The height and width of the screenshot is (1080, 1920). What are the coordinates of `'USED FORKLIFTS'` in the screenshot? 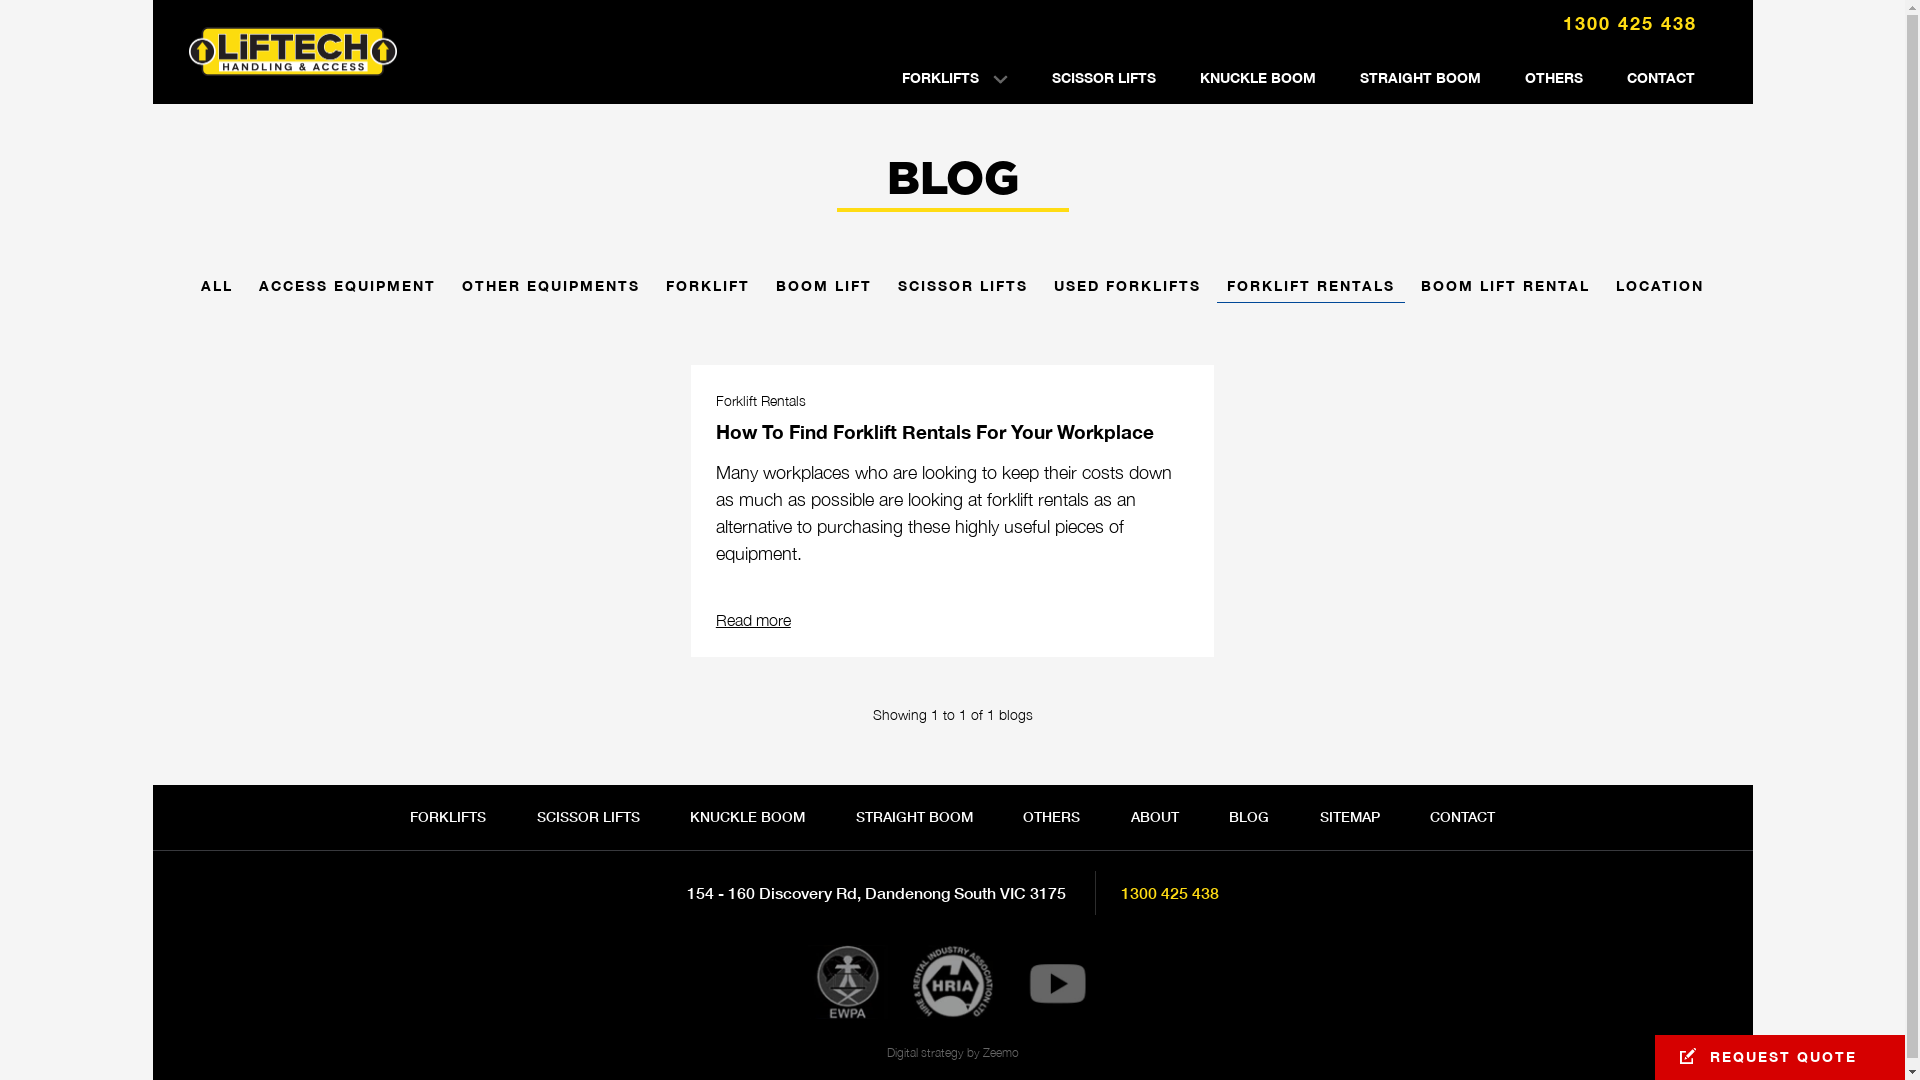 It's located at (1042, 289).